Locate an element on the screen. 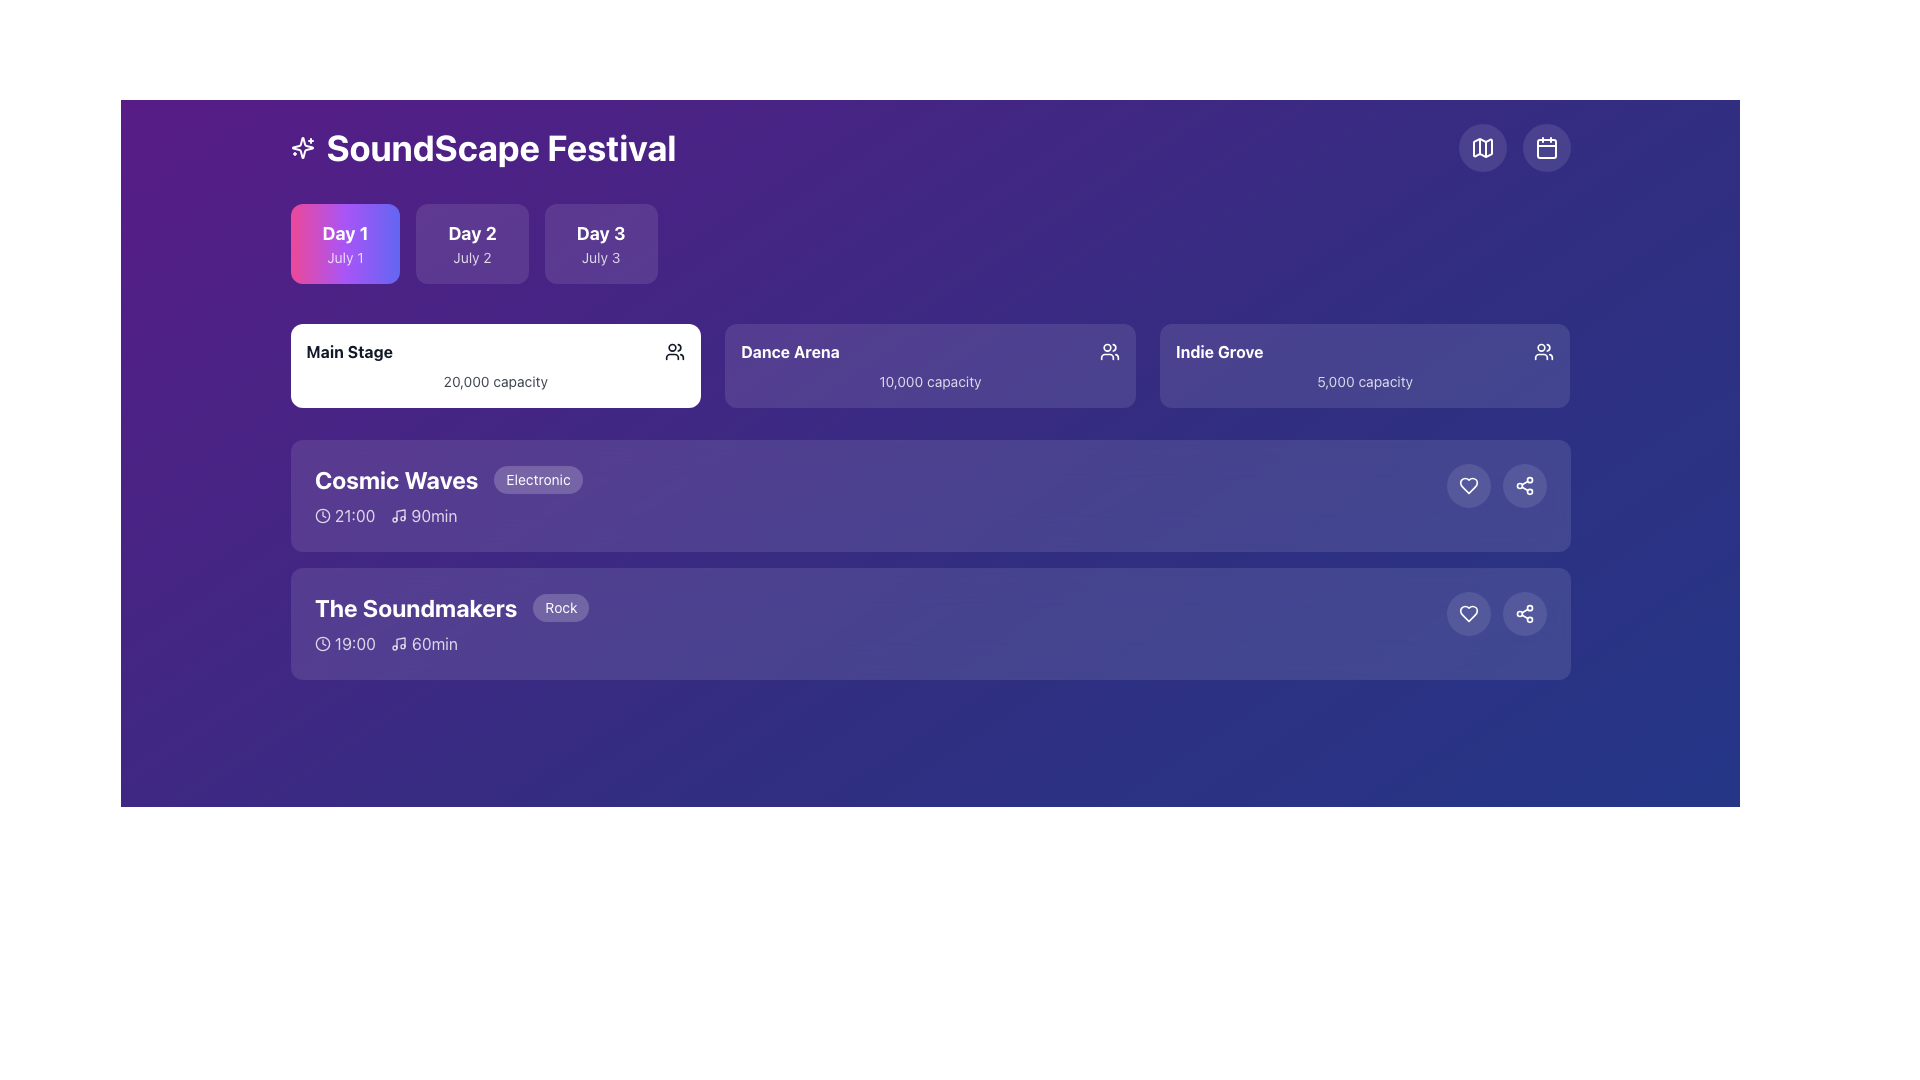 This screenshot has width=1920, height=1080. the share icon located at the bottom right of the 'Cosmic Waves' event card is located at coordinates (1523, 612).